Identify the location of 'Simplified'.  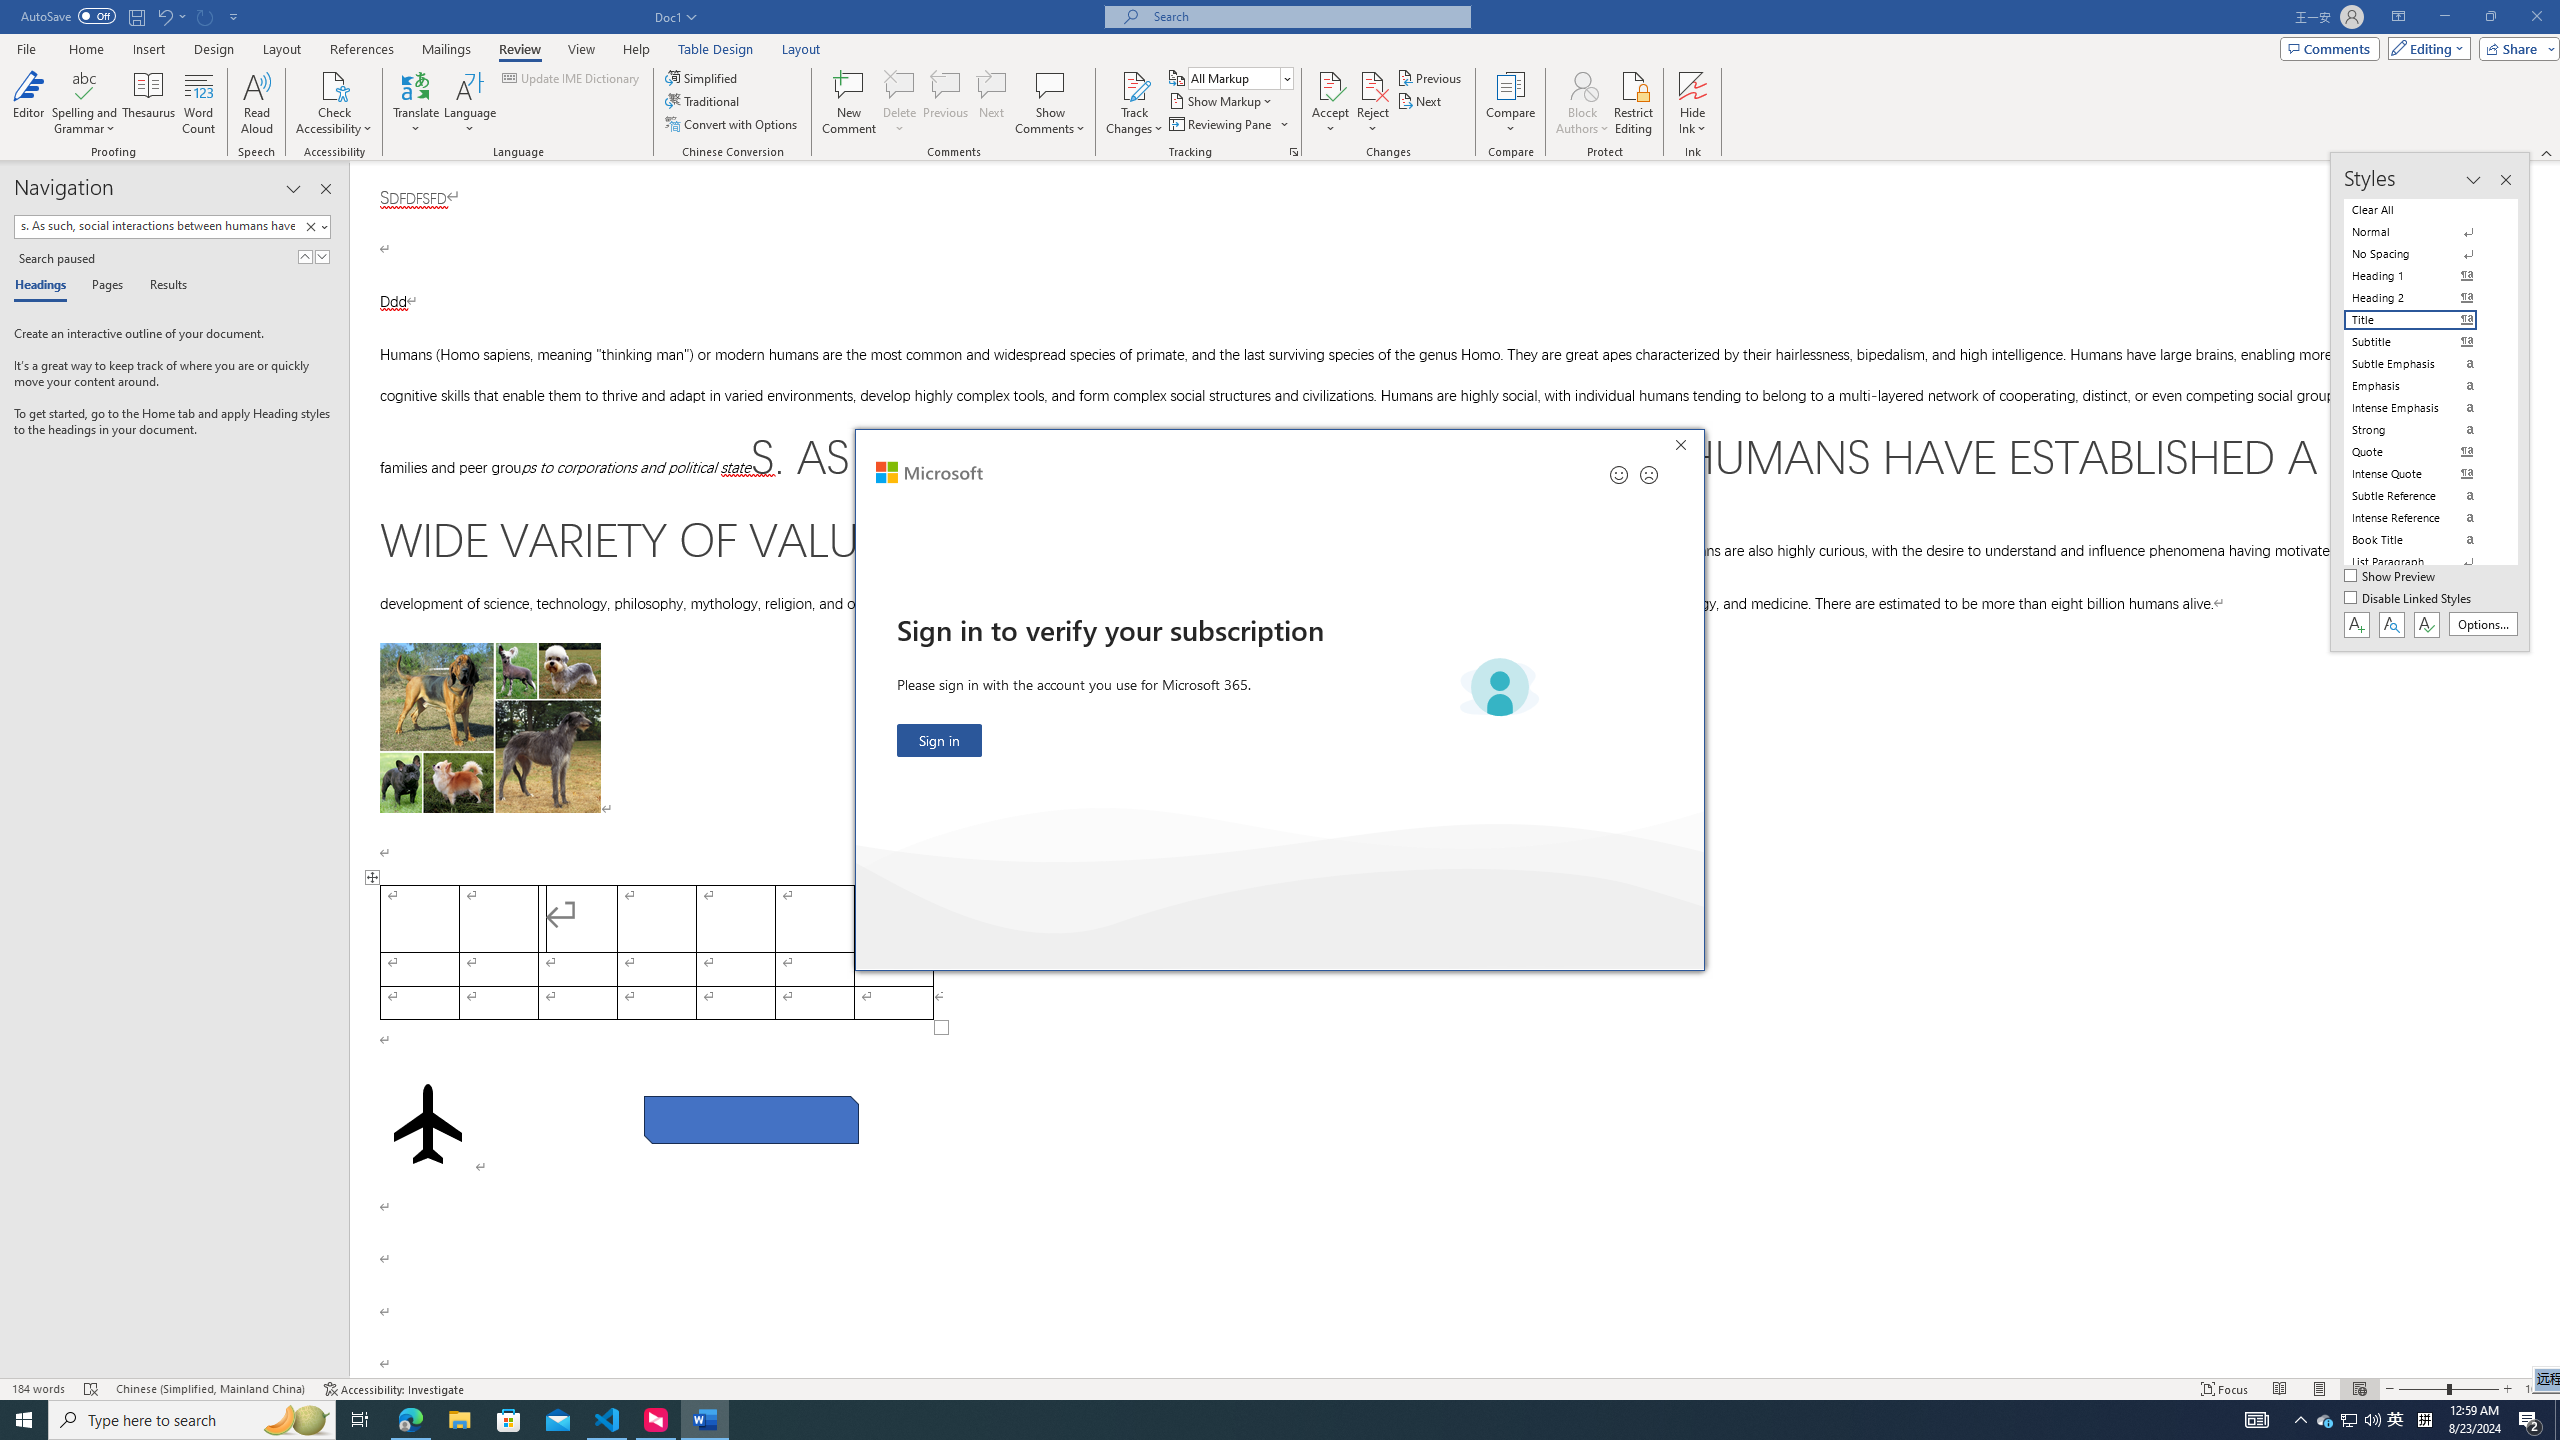
(704, 77).